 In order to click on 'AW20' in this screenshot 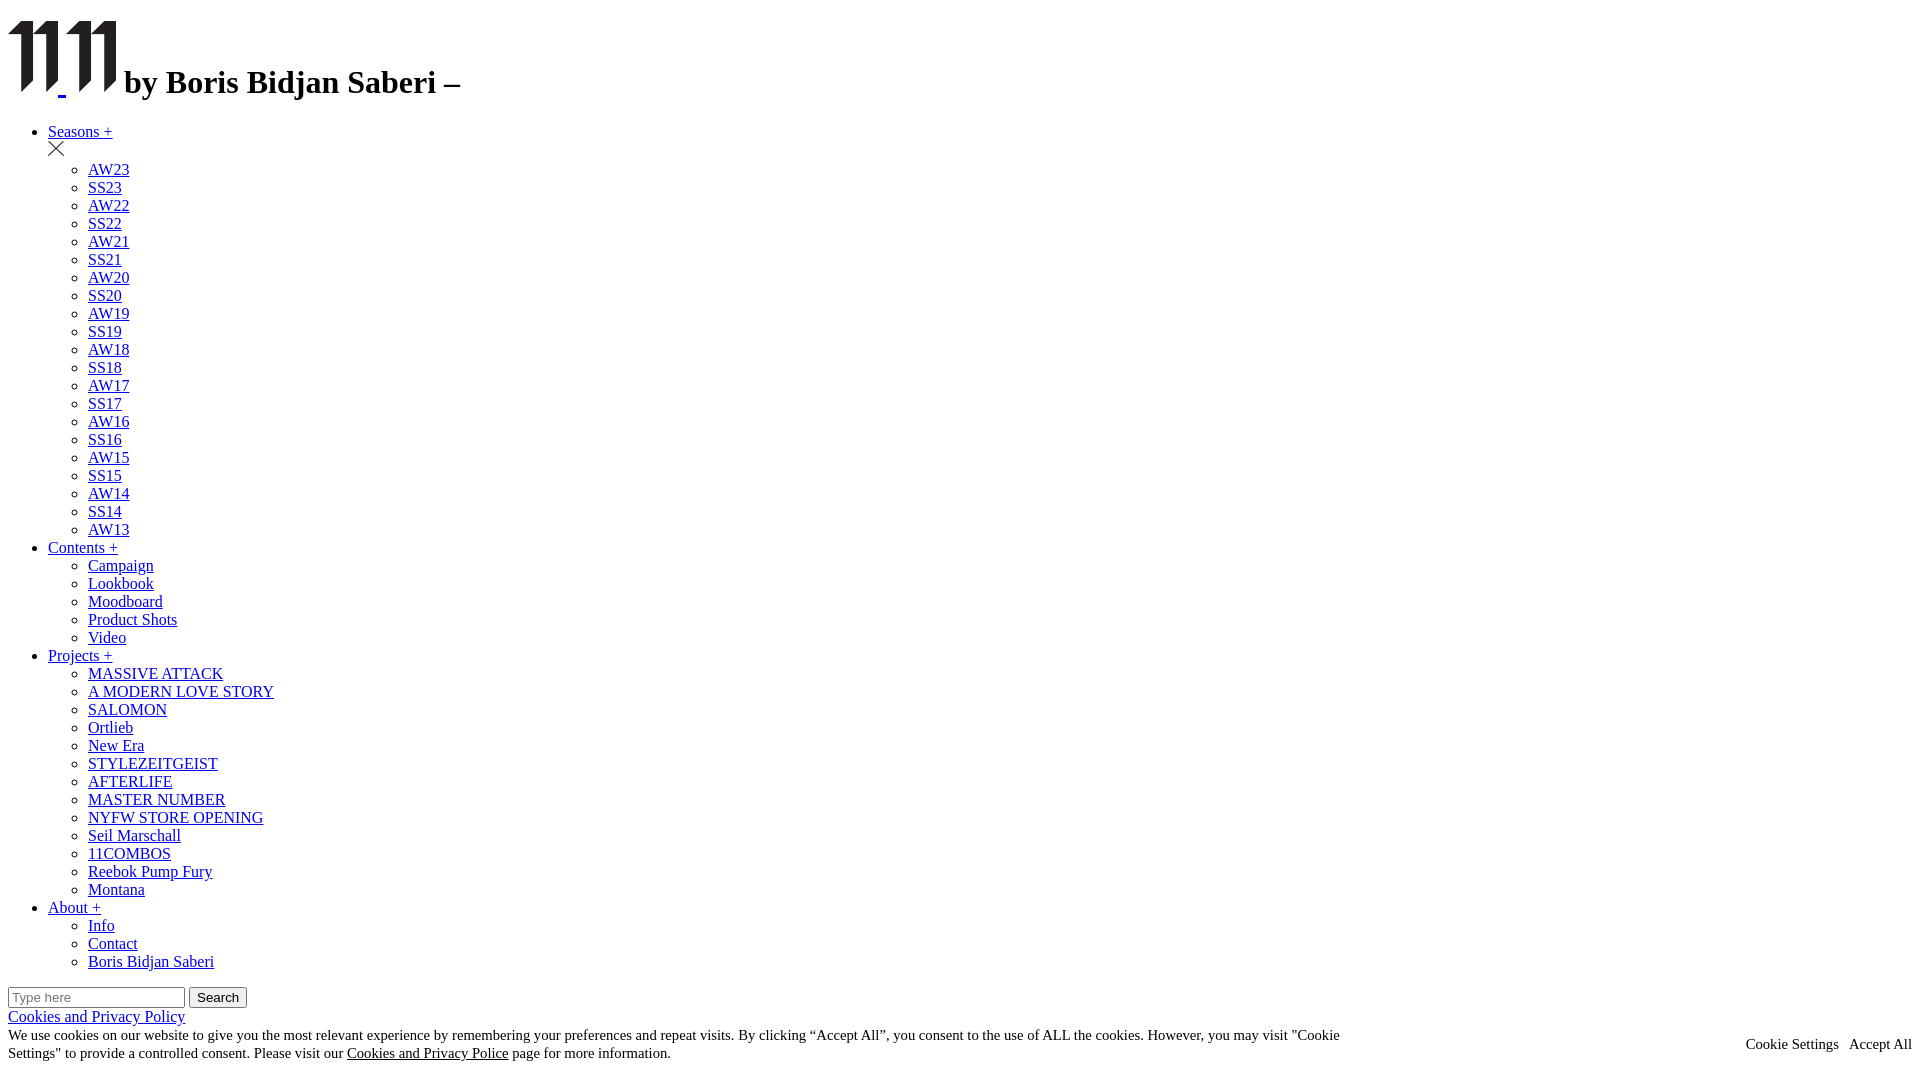, I will do `click(107, 277)`.